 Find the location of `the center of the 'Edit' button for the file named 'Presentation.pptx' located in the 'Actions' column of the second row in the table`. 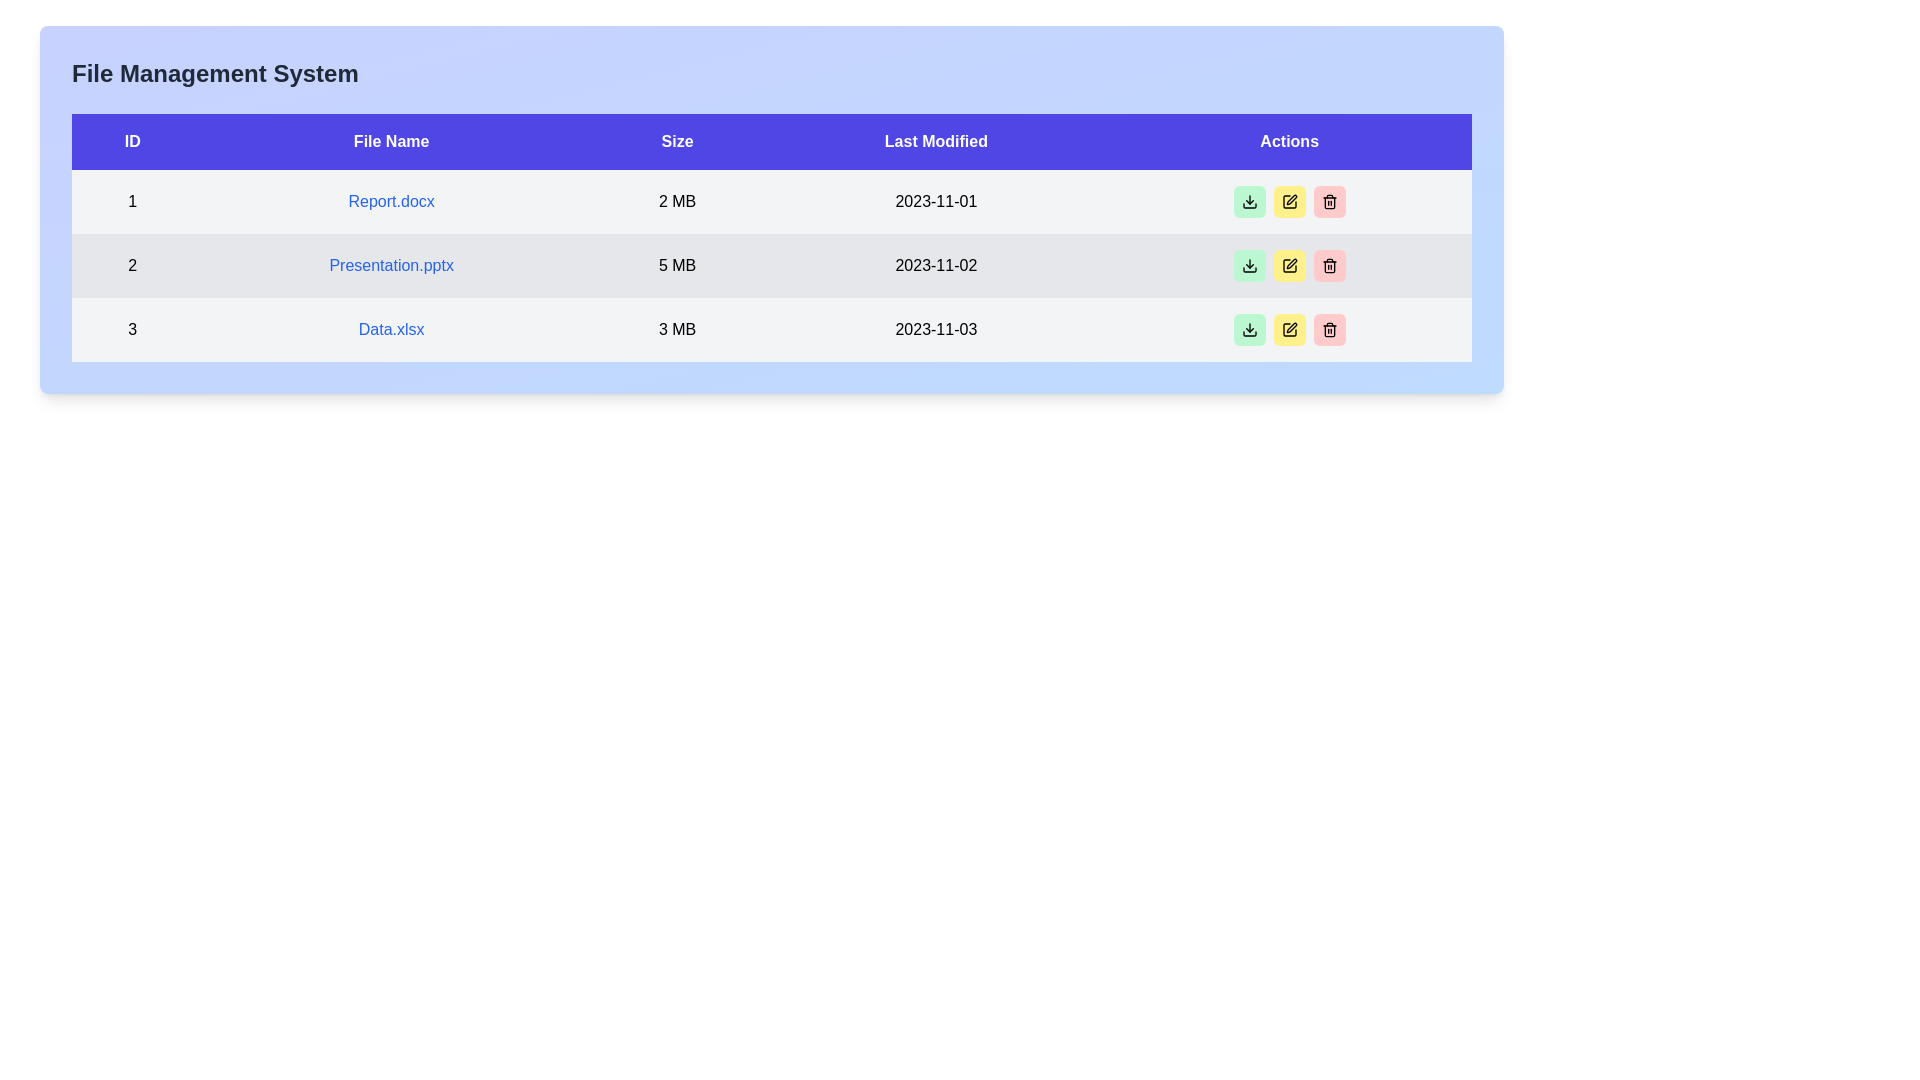

the center of the 'Edit' button for the file named 'Presentation.pptx' located in the 'Actions' column of the second row in the table is located at coordinates (1289, 265).